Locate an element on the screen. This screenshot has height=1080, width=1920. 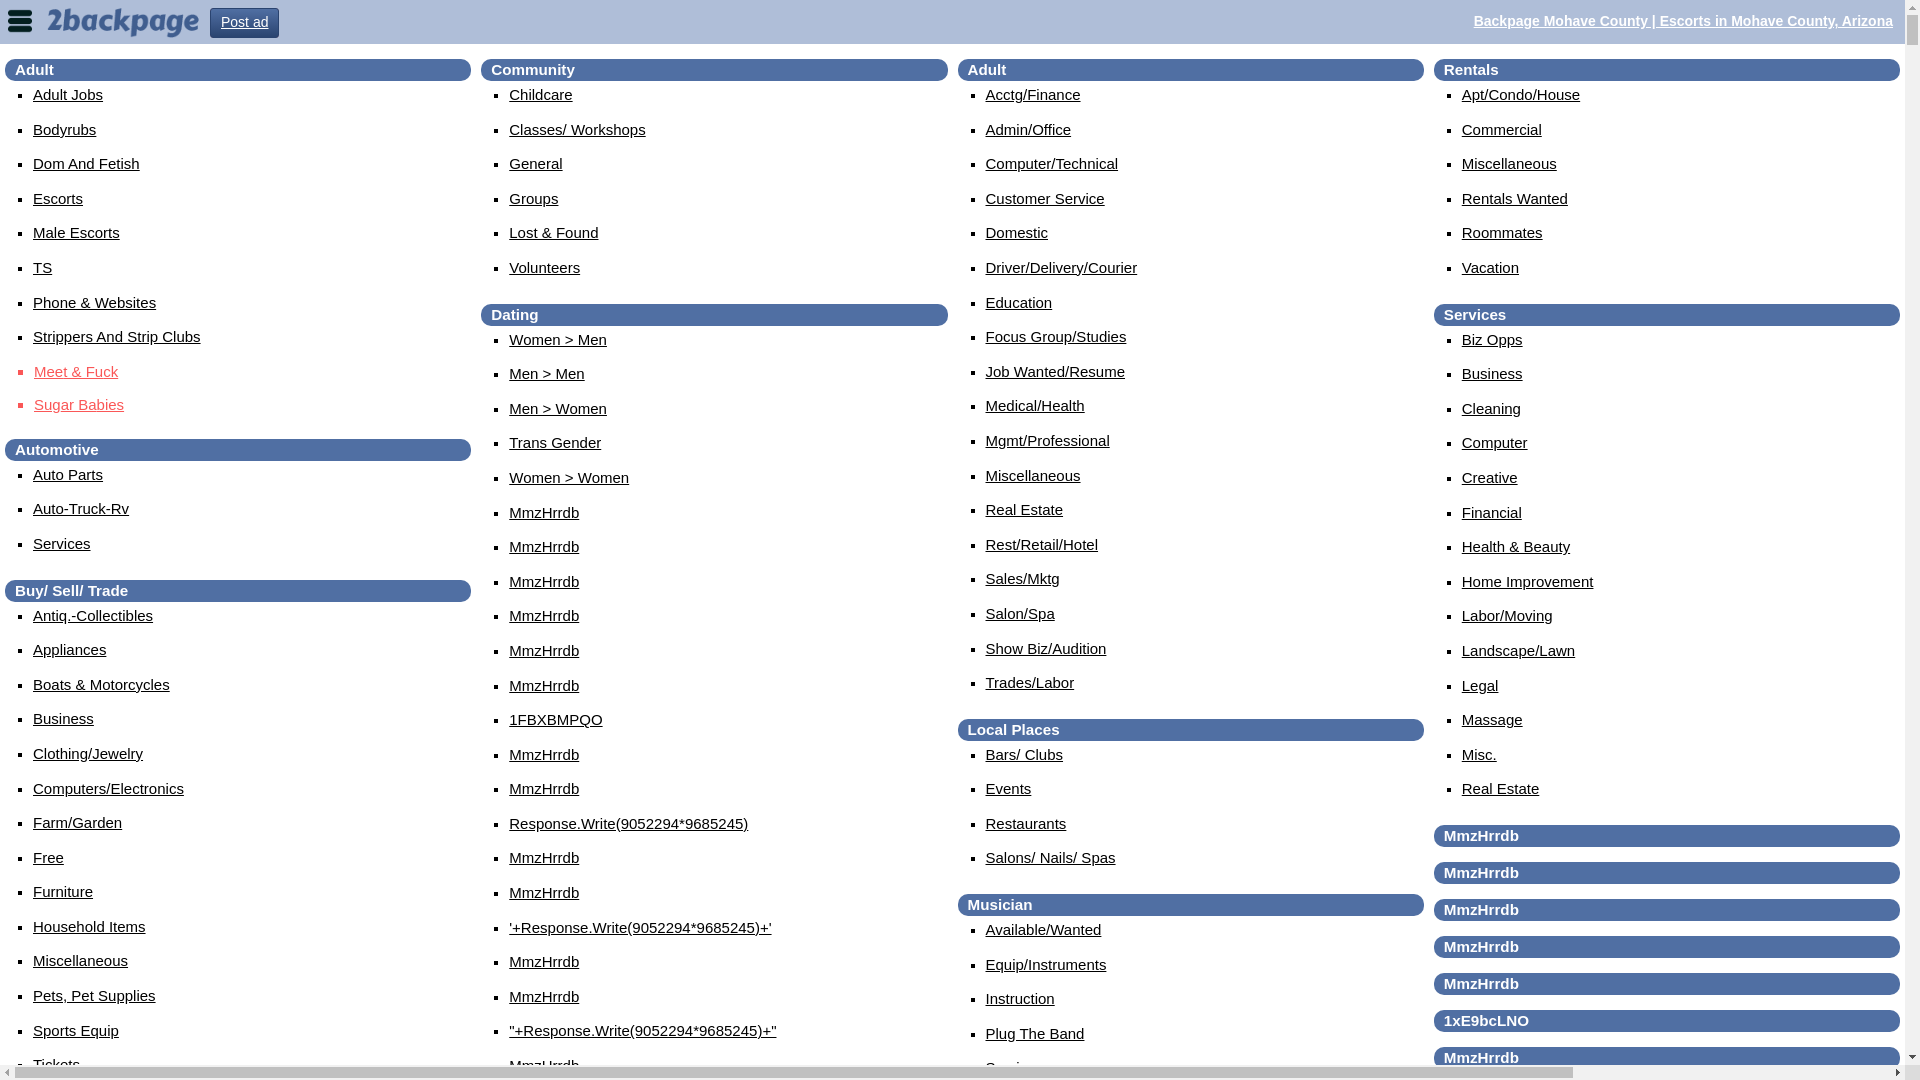
'Auto-Truck-Rv' is located at coordinates (33, 507).